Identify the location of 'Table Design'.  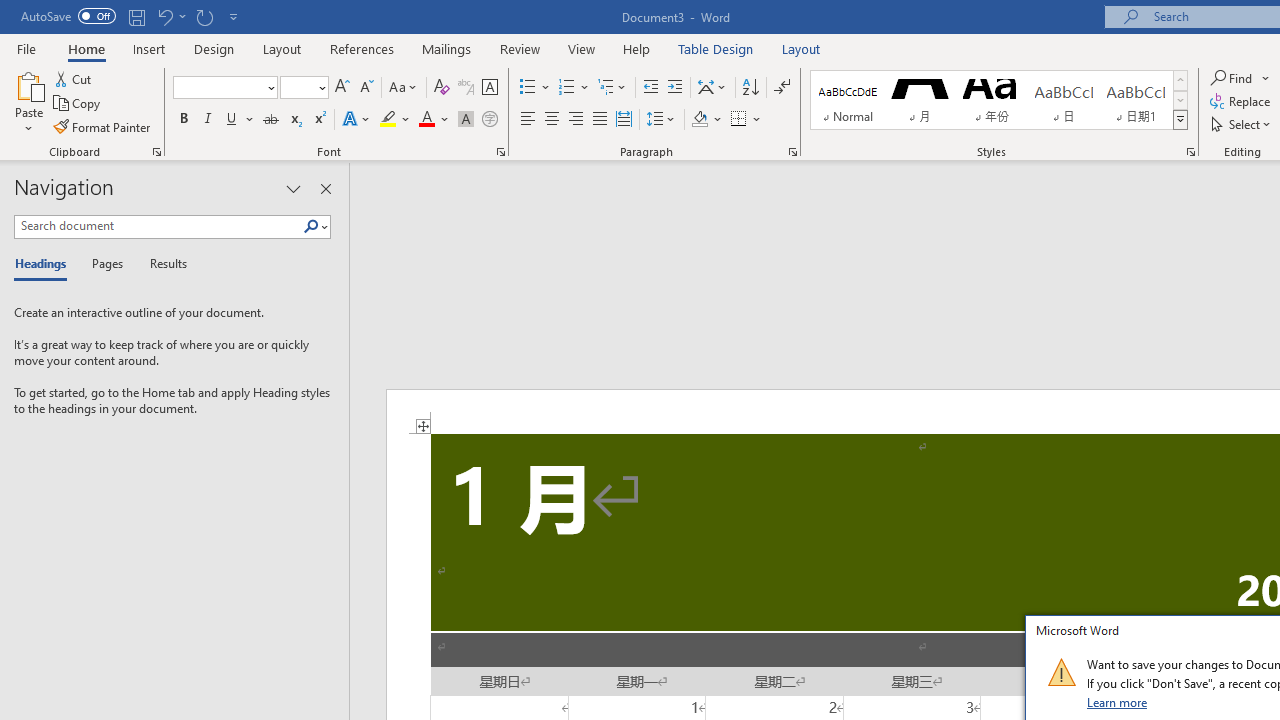
(716, 48).